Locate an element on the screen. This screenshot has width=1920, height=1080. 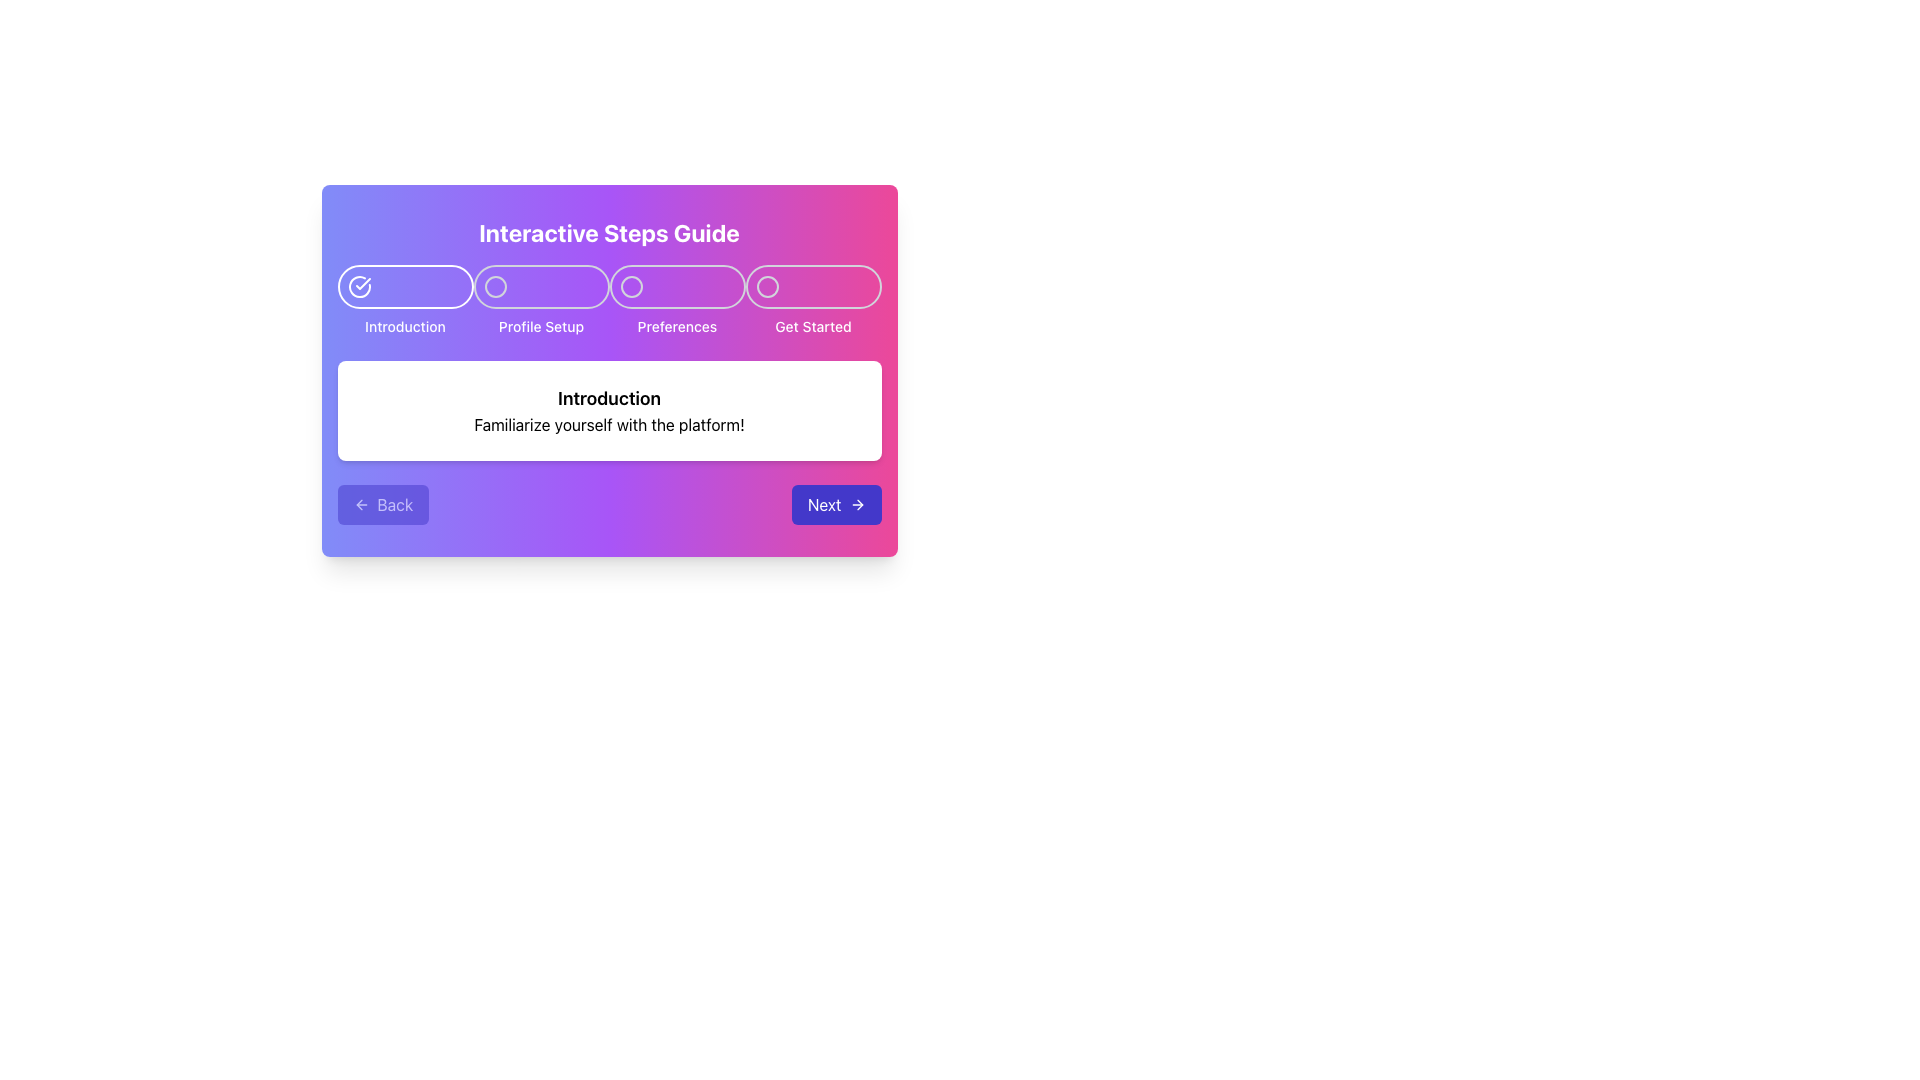
the 'Profile Setup' progress indicator in the step marker sequence is located at coordinates (541, 286).